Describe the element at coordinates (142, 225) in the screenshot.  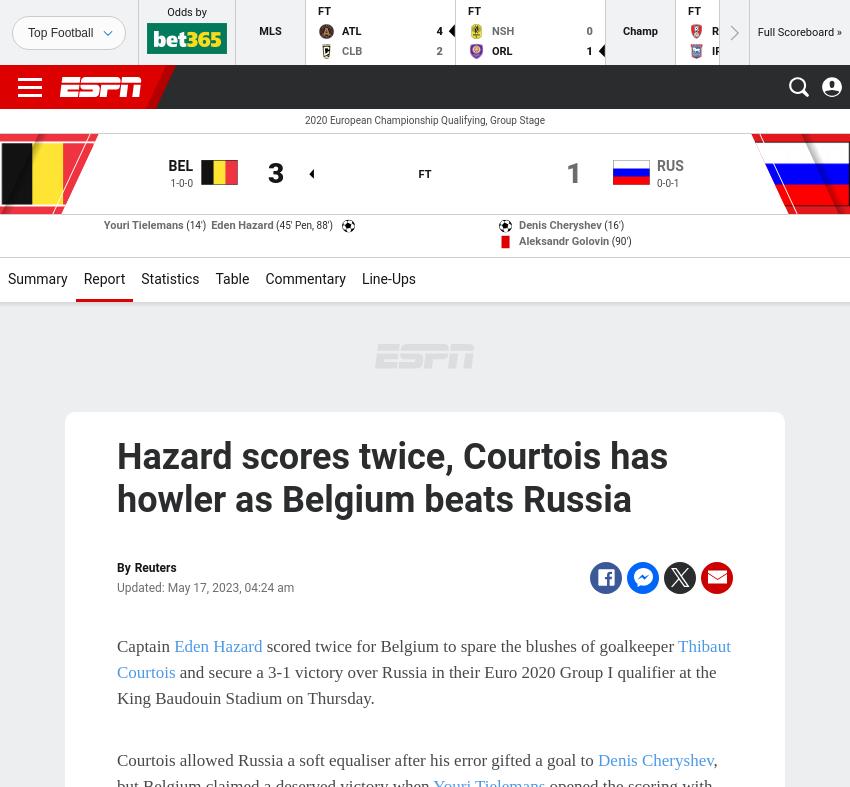
I see `'Youri Tielemans'` at that location.